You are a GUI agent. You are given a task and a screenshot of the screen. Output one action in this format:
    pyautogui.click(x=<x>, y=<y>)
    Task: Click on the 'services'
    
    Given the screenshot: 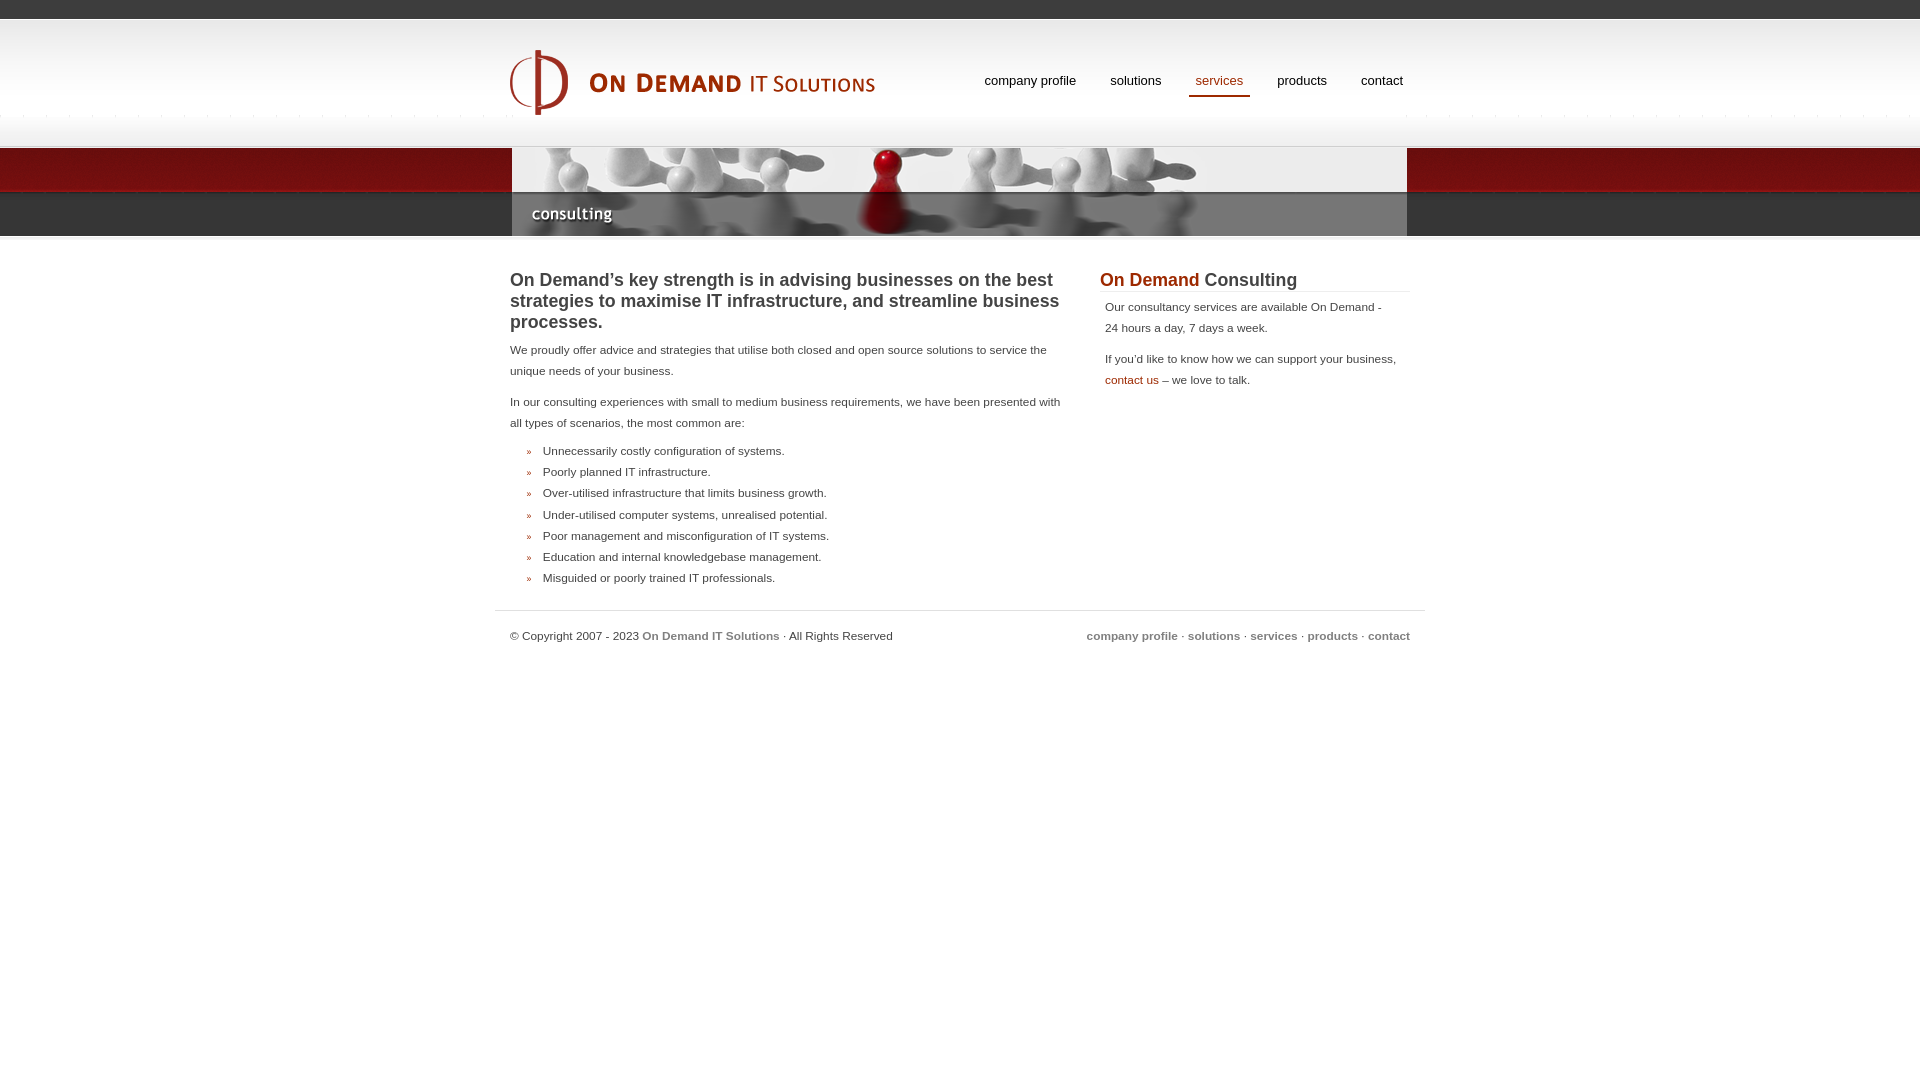 What is the action you would take?
    pyautogui.click(x=1189, y=80)
    